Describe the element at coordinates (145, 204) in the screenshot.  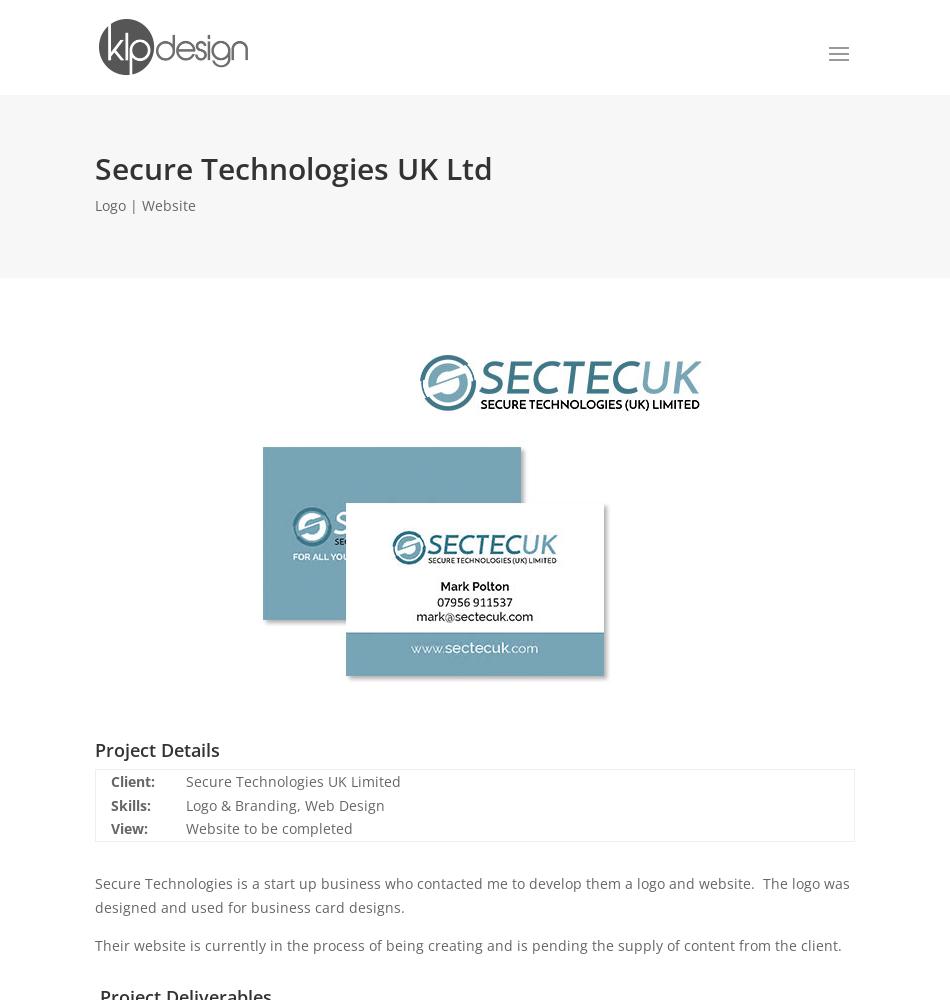
I see `'Logo | Website'` at that location.